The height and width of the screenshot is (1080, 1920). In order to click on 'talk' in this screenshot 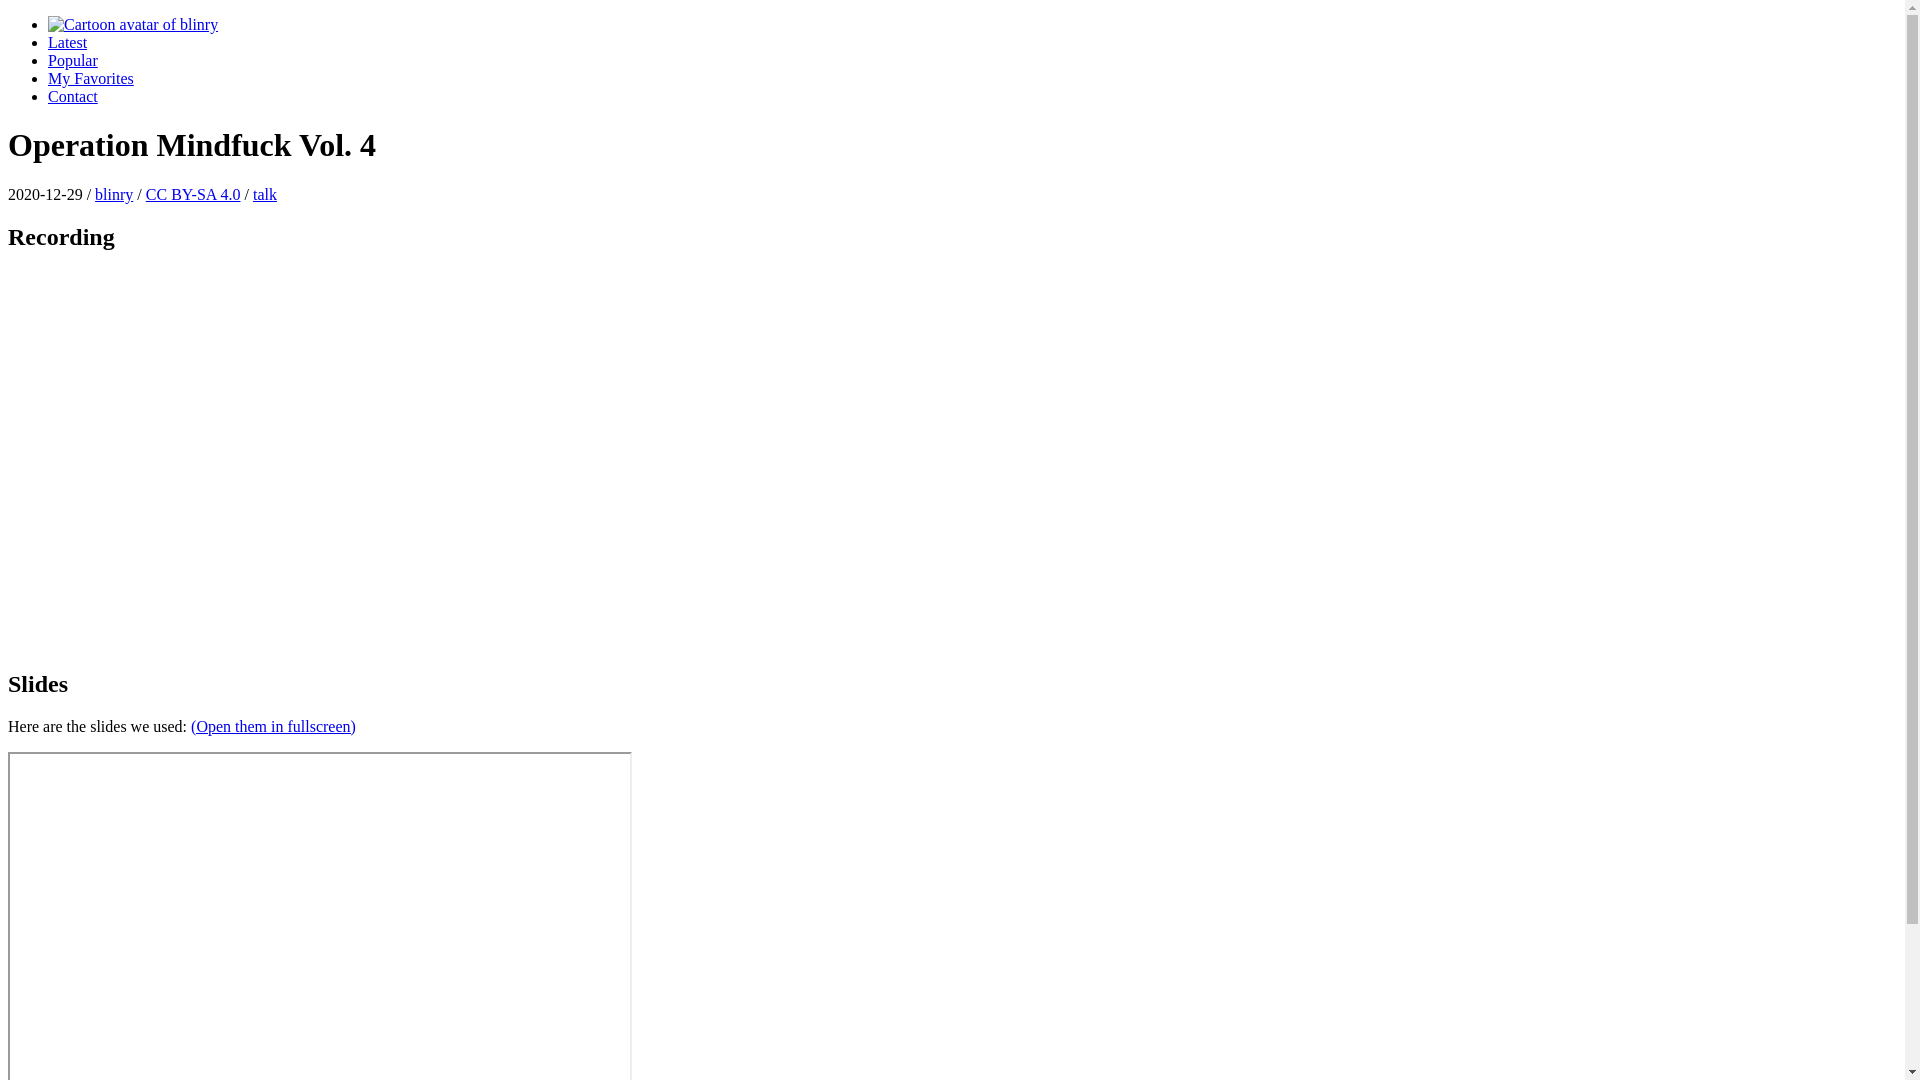, I will do `click(263, 194)`.